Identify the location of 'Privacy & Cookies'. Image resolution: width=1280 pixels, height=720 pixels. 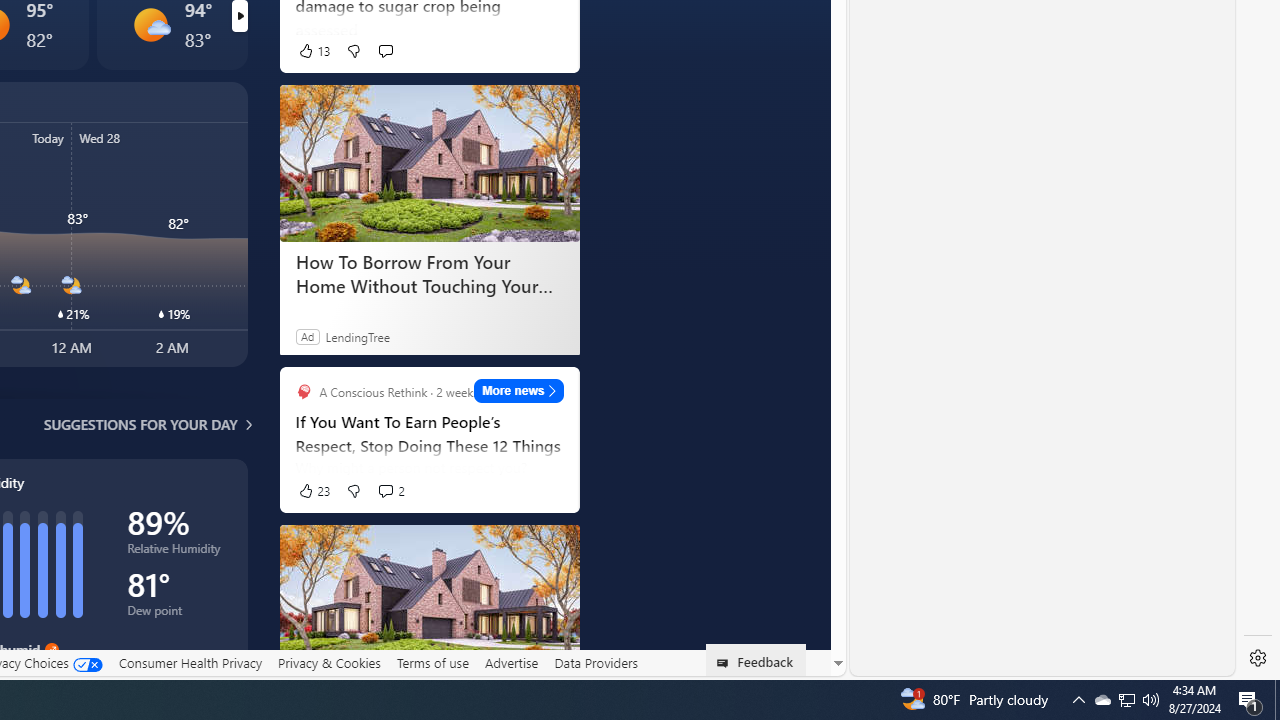
(329, 662).